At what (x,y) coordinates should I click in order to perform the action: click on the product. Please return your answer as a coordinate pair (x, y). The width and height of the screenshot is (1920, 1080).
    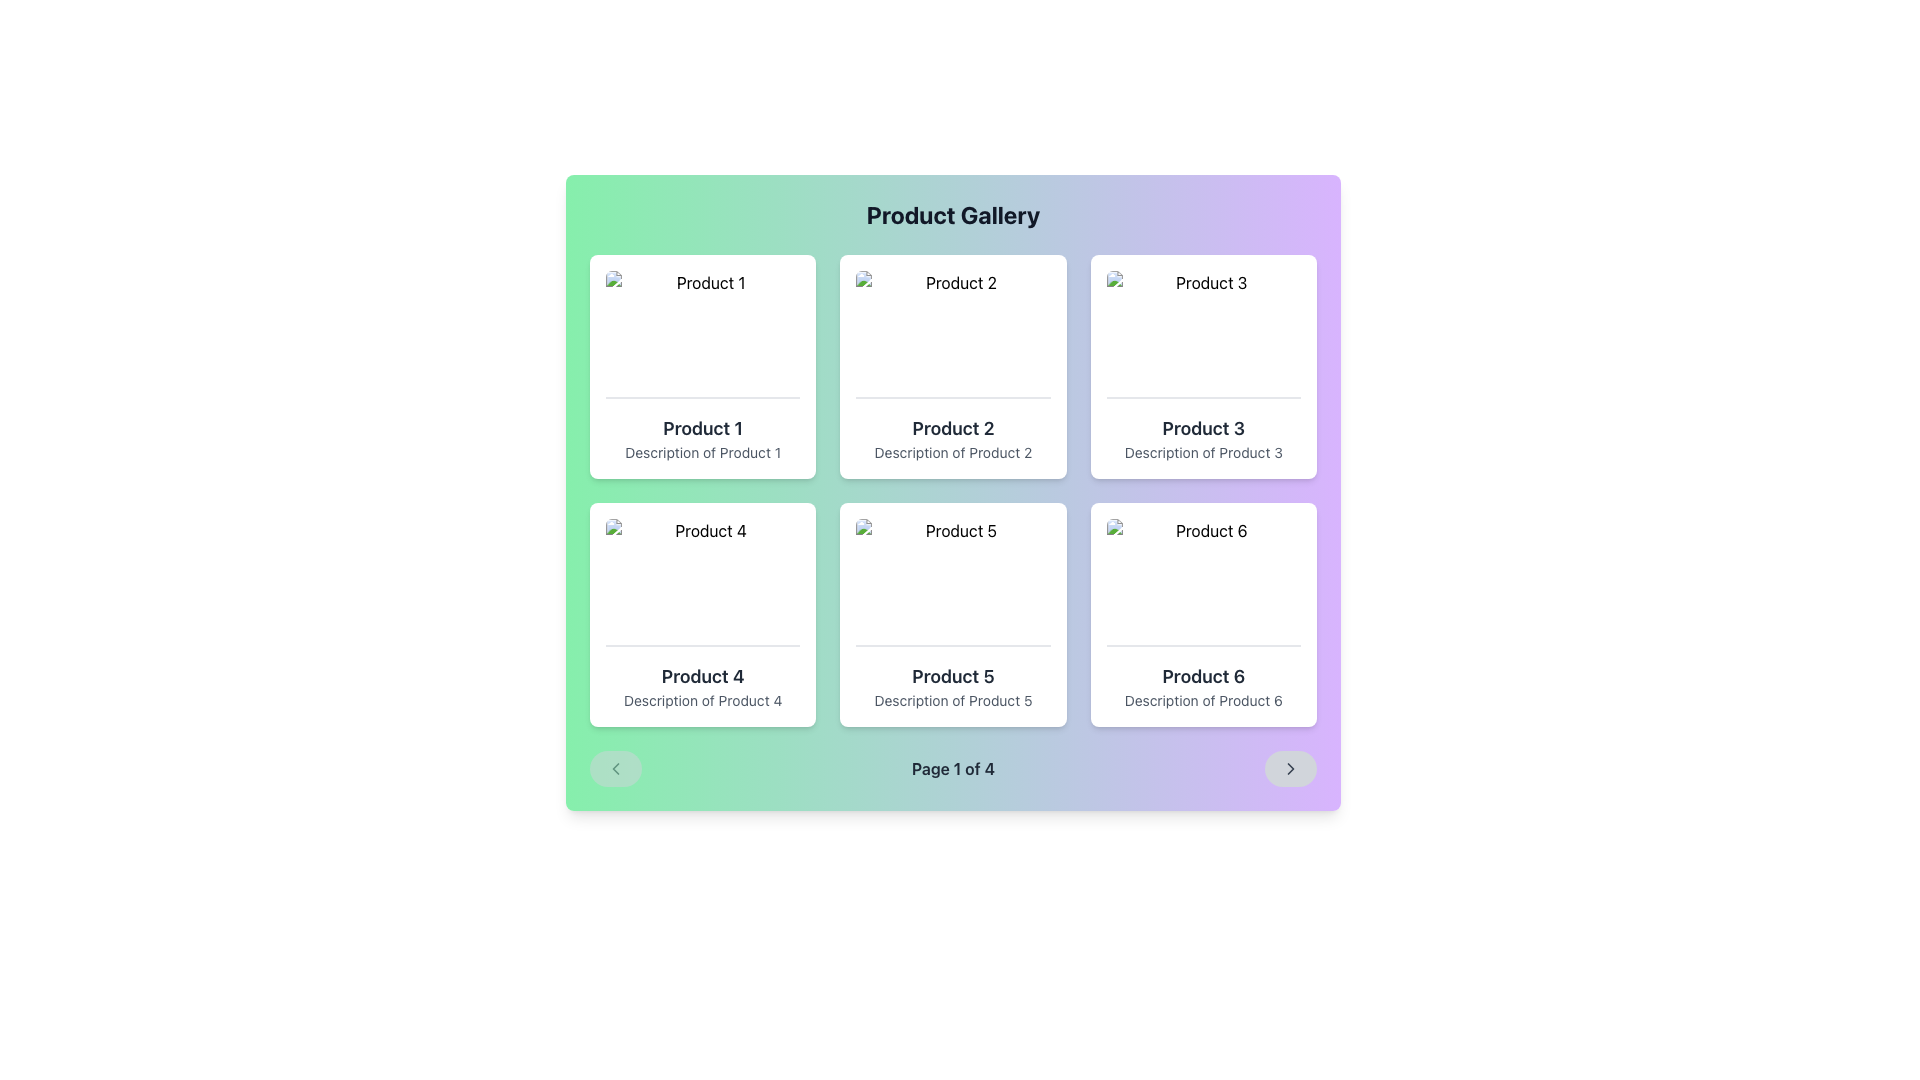
    Looking at the image, I should click on (952, 676).